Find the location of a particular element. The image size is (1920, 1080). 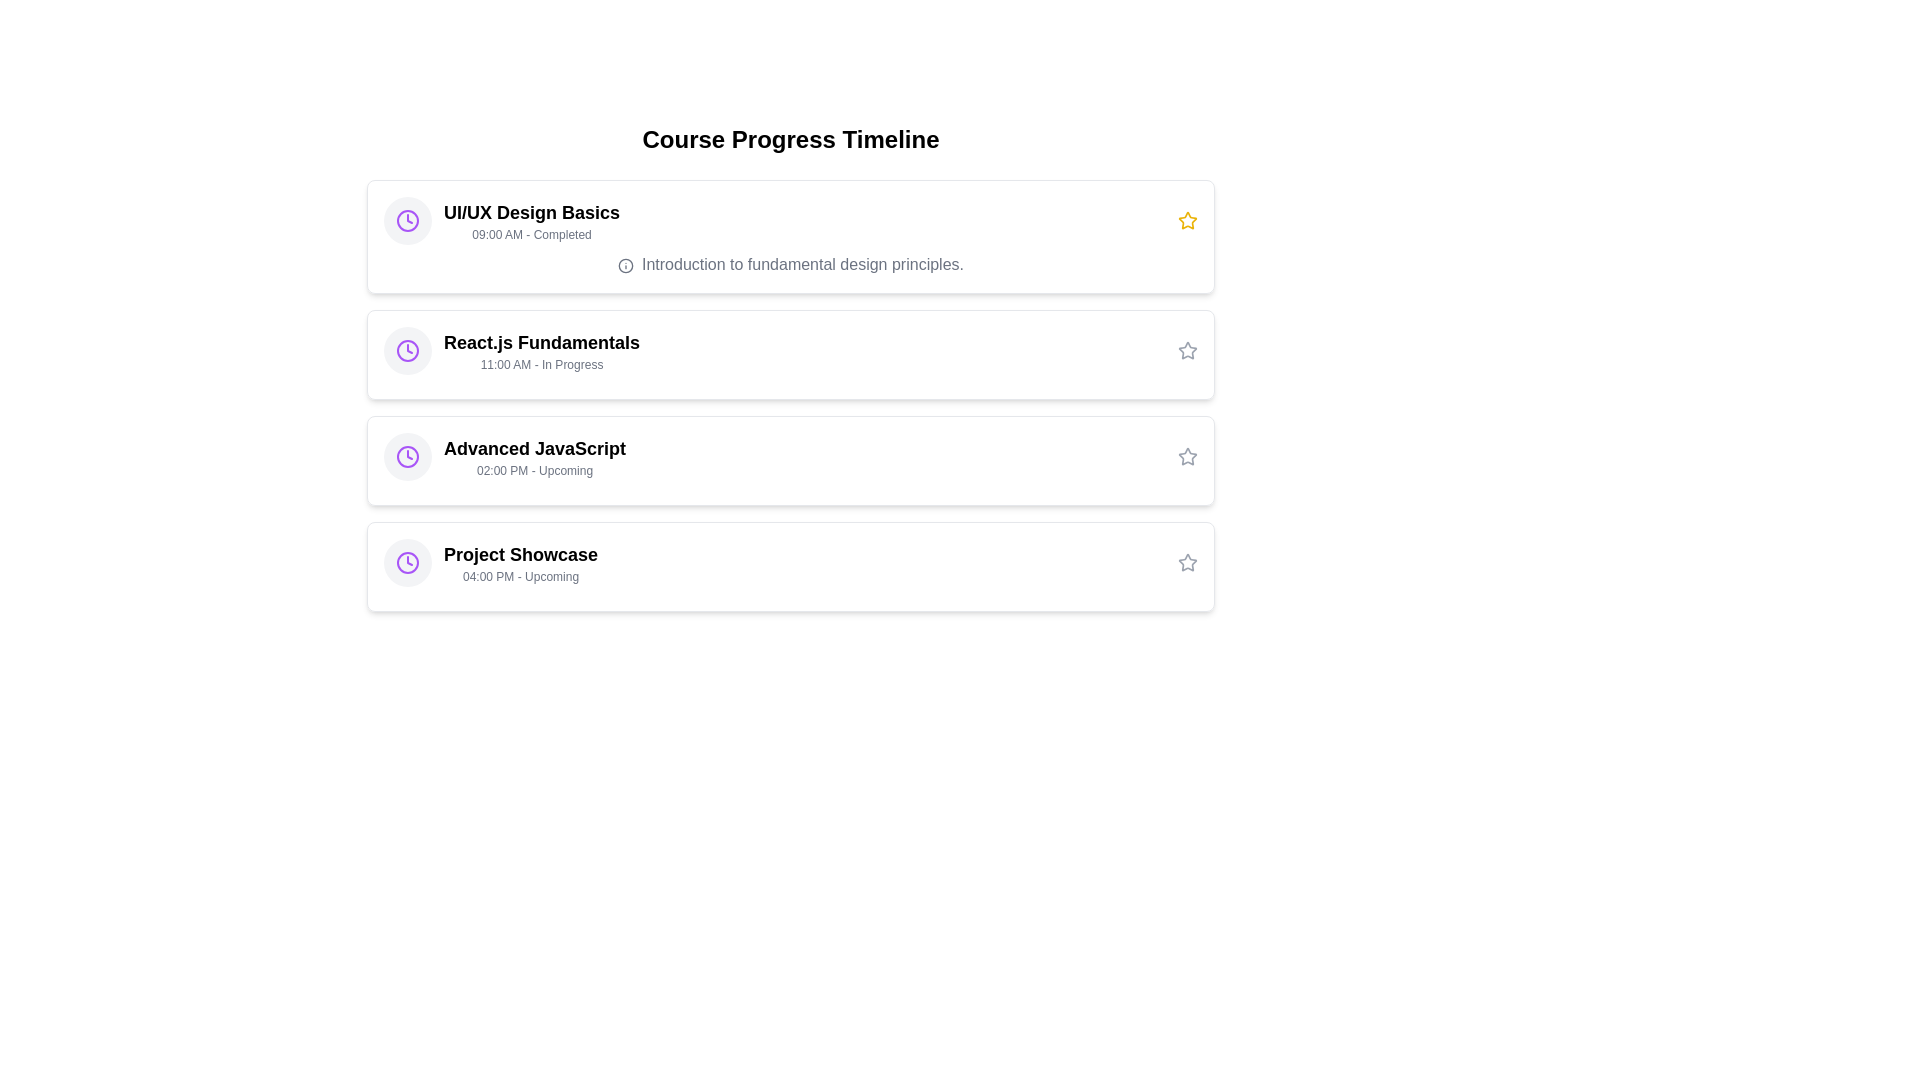

title of the course displayed in the topmost course card, which is identified by its position above the schedule status text is located at coordinates (532, 212).